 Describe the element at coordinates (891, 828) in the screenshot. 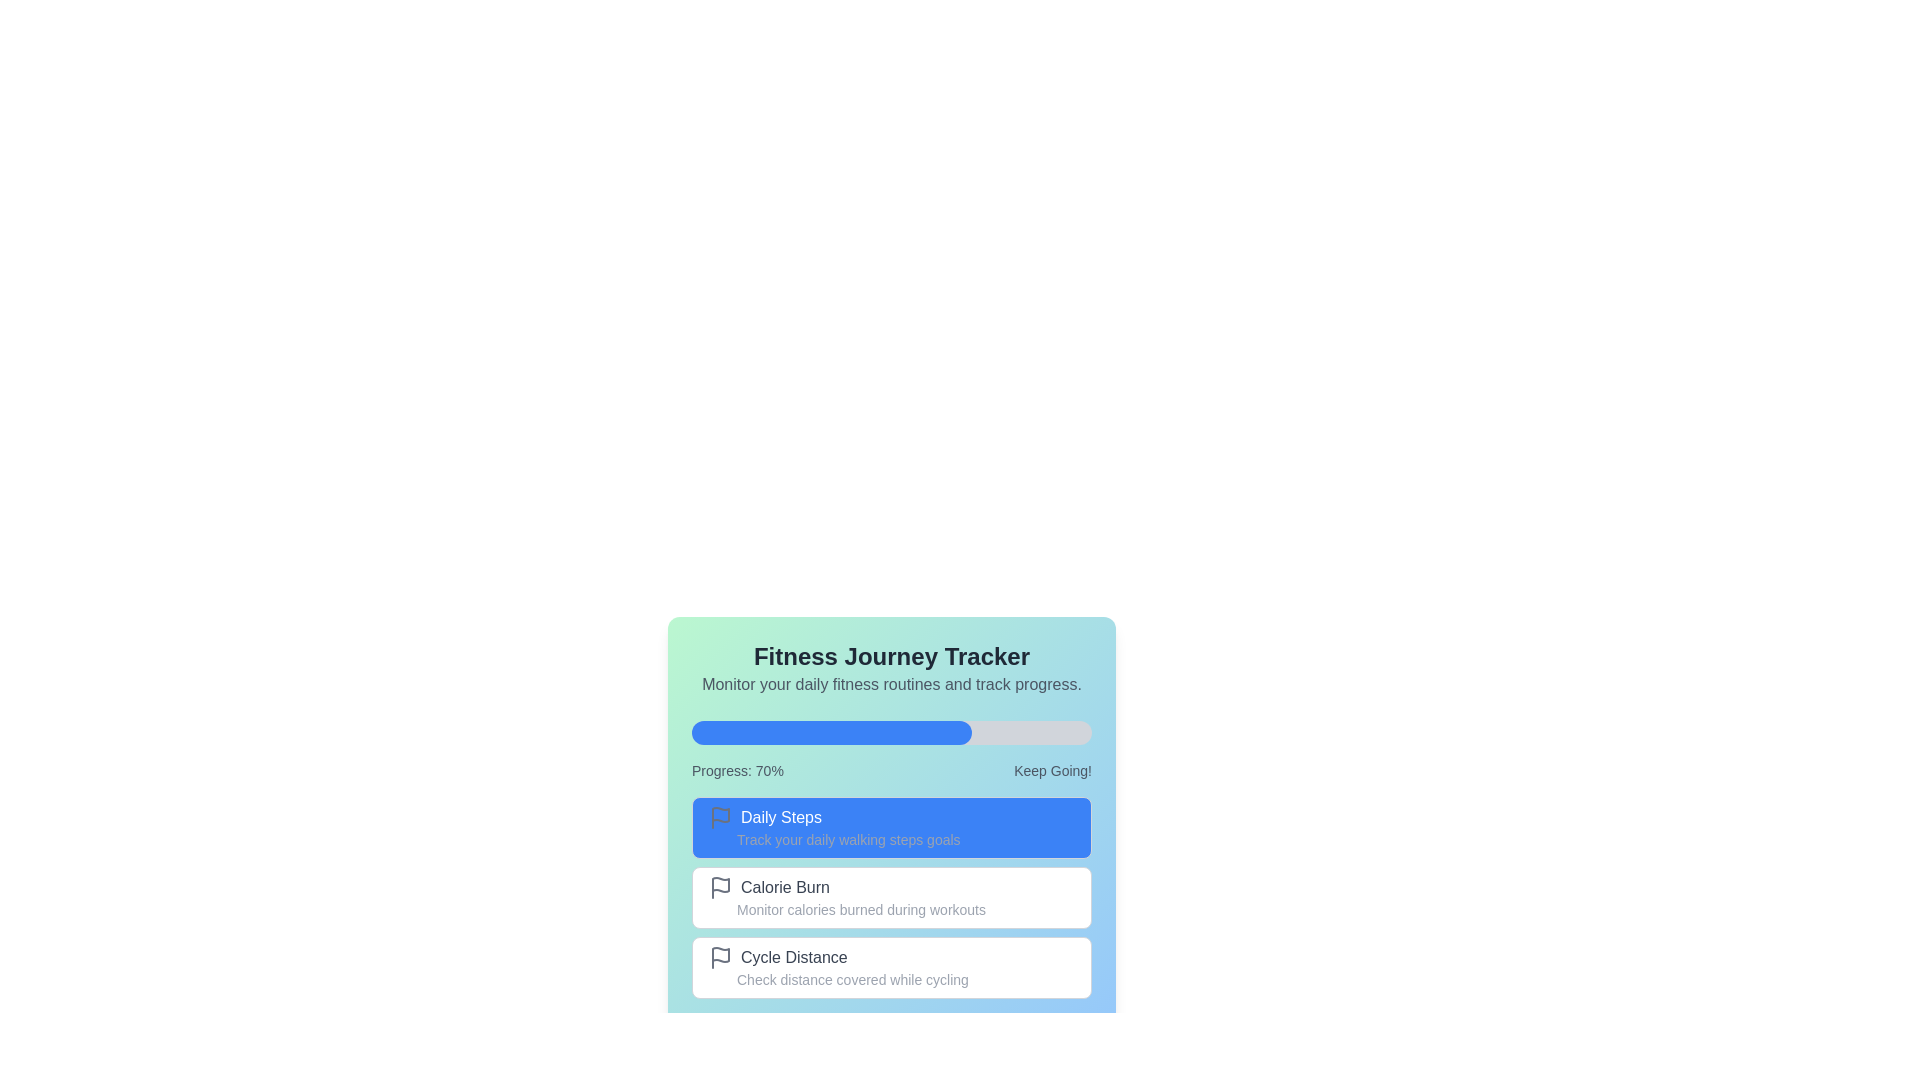

I see `the blue 'Daily Steps' button with a flag icon, which is the first option in a vertical list of three buttons, to observe any visual feedback` at that location.